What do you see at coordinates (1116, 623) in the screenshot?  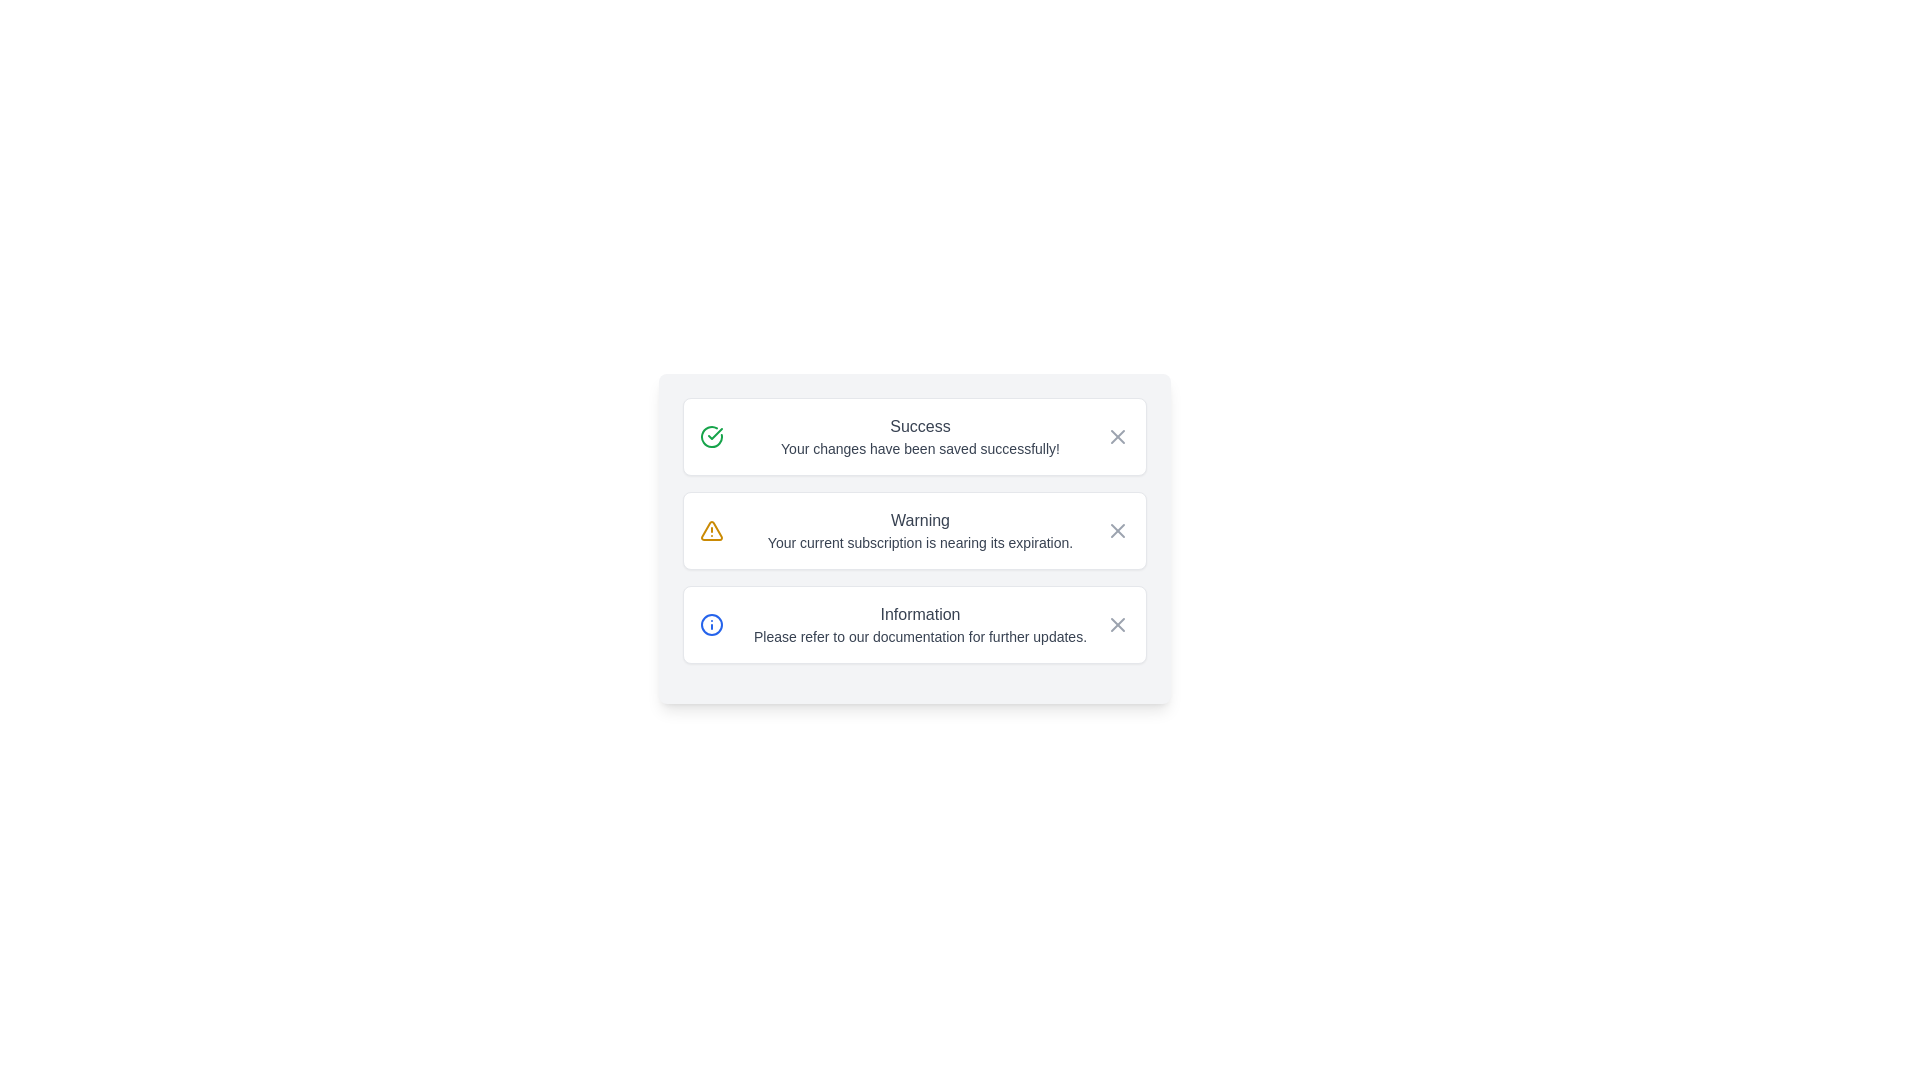 I see `the circular 'X' icon in gray located at the top-right corner of the 'Information' dialog box to change its color to red` at bounding box center [1116, 623].